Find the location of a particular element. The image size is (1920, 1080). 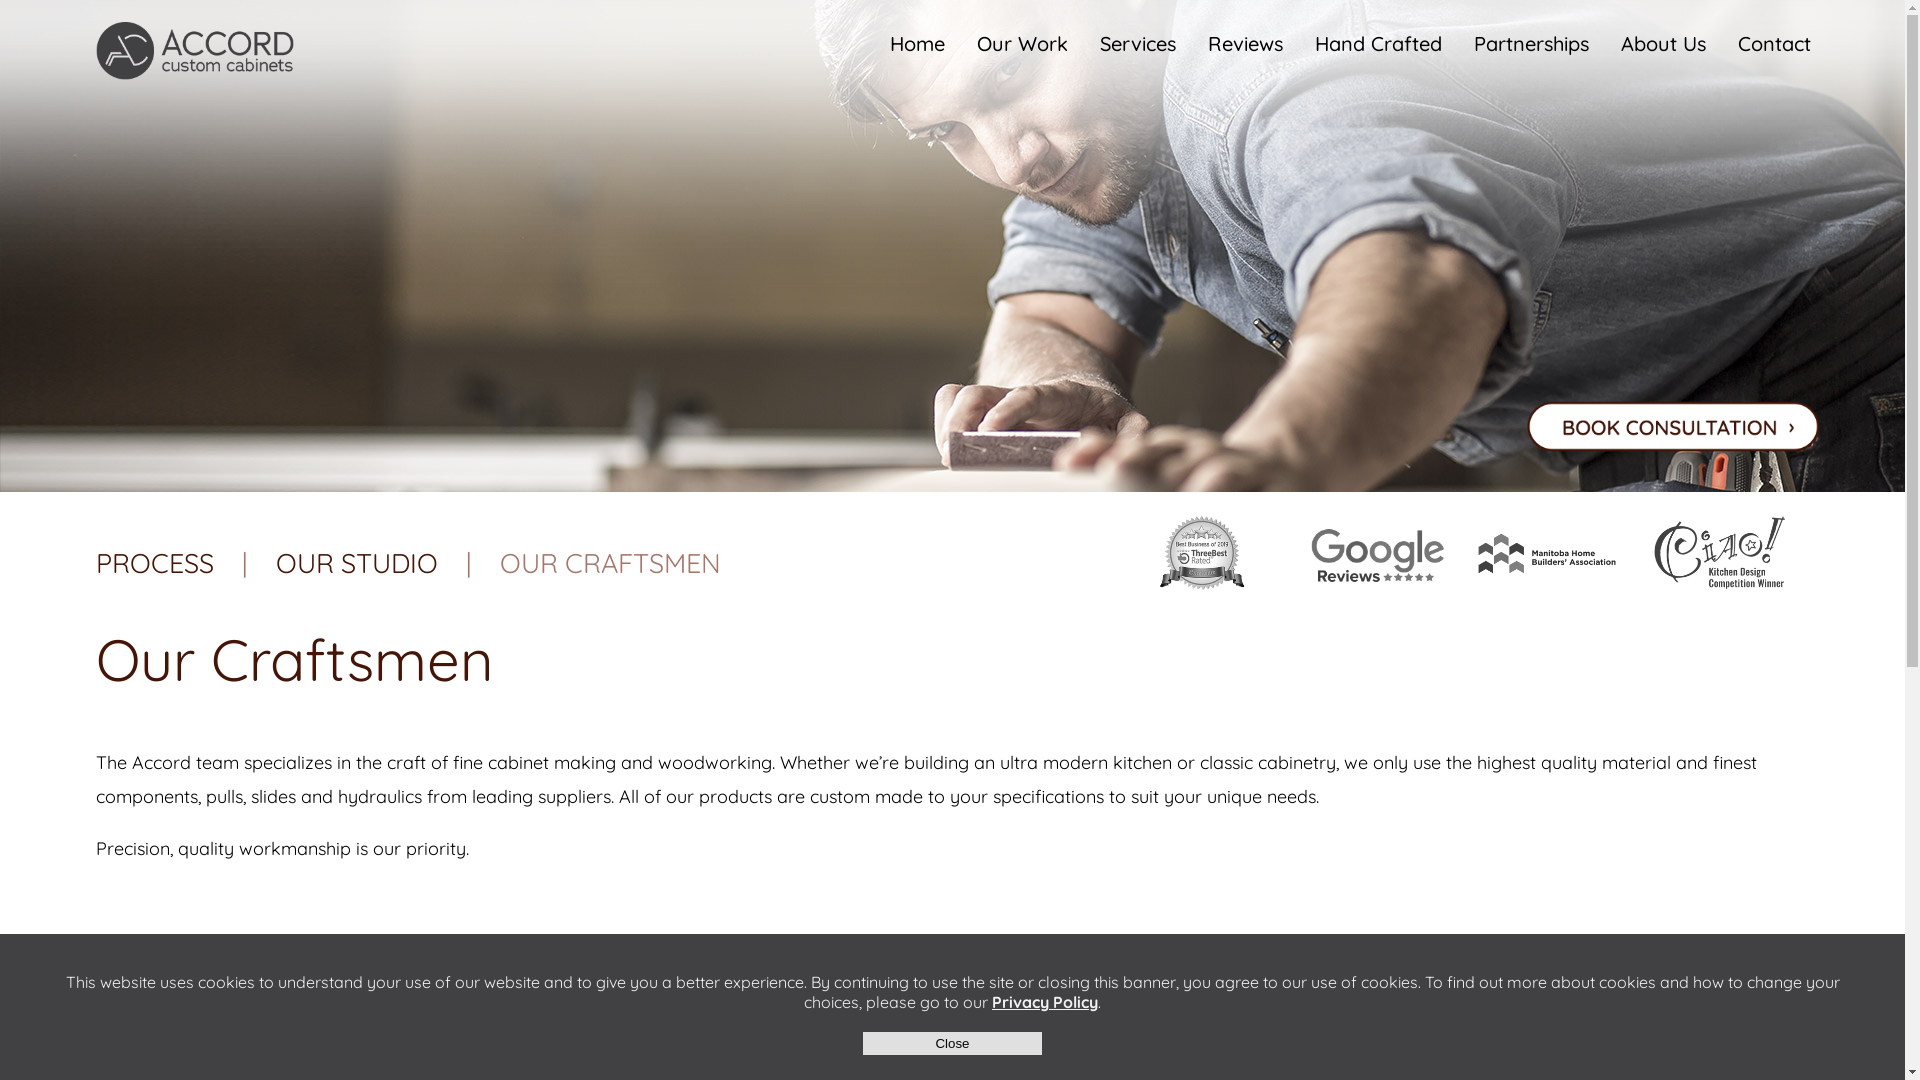

'Hand Crafted' is located at coordinates (1377, 43).